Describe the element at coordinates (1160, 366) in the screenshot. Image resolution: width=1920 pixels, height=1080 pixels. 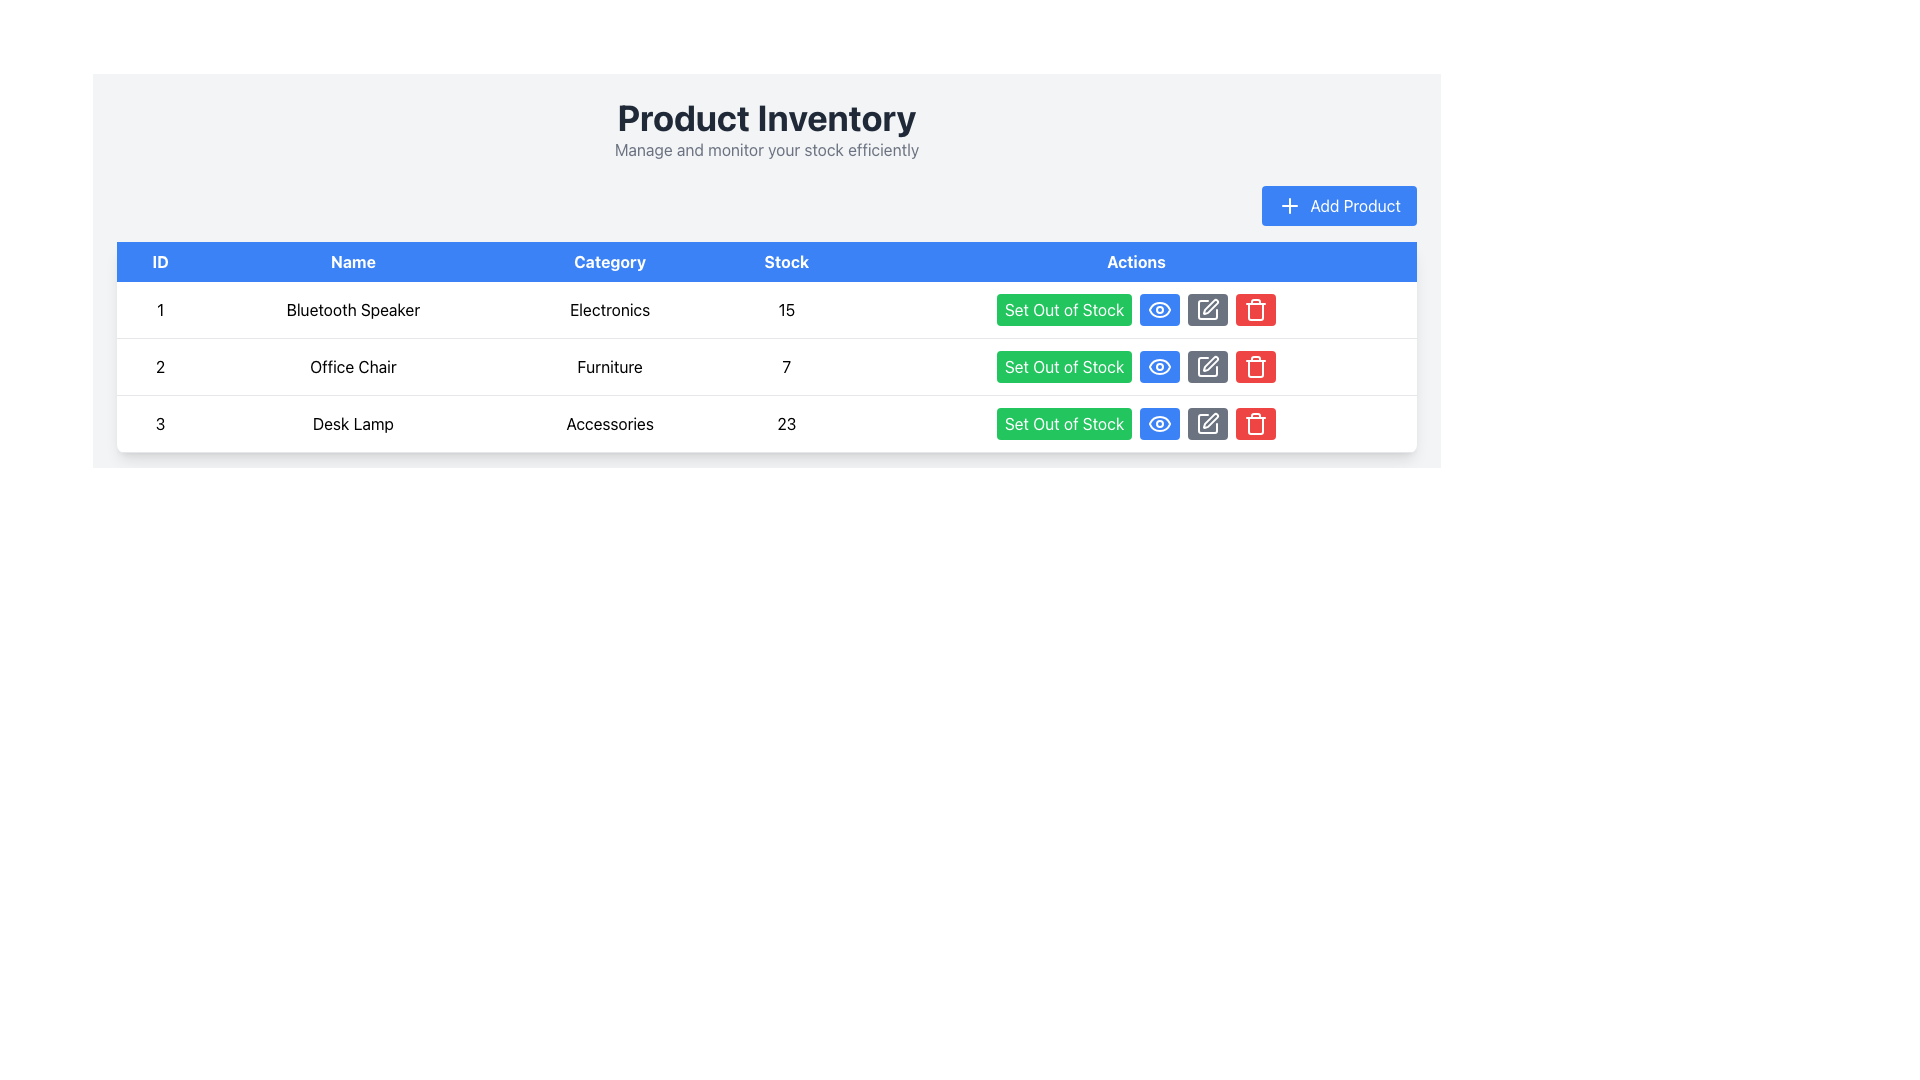
I see `the eye icon button` at that location.